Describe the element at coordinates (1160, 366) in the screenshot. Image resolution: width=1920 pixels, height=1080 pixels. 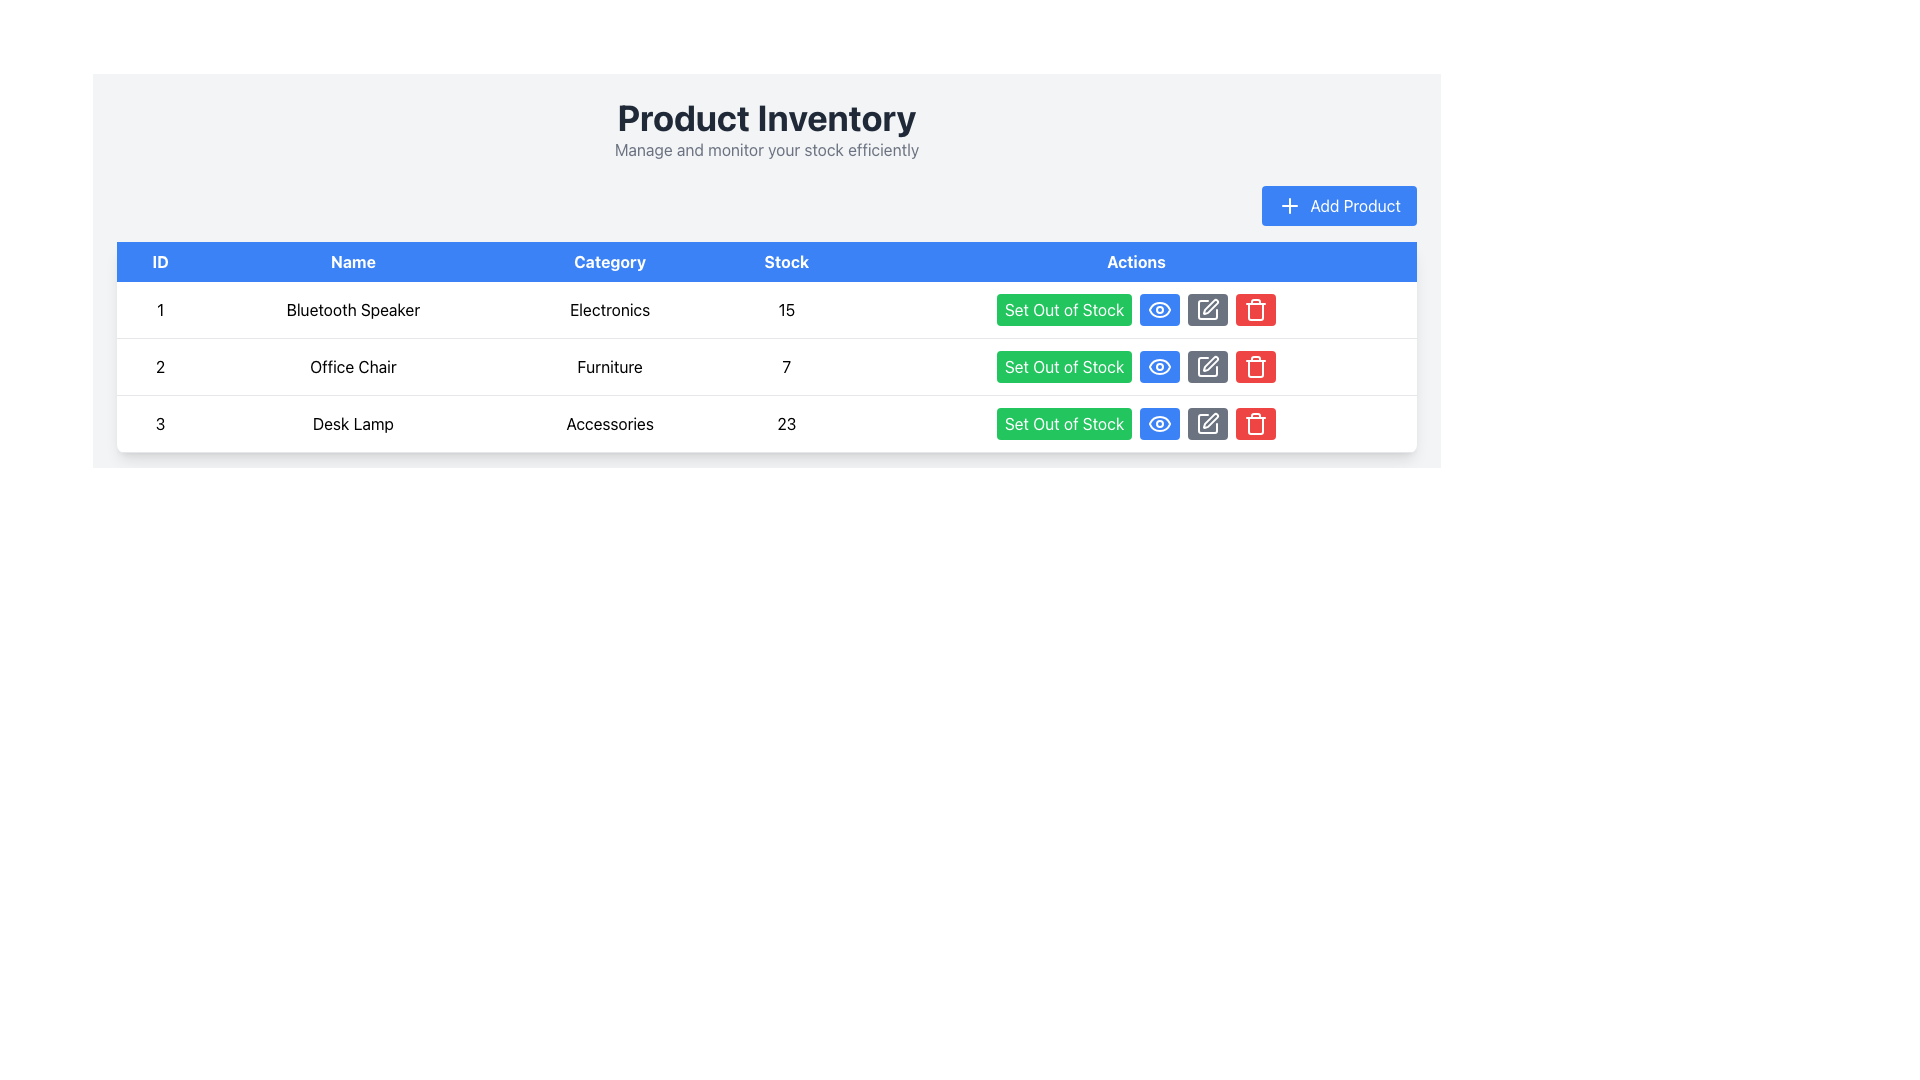
I see `the eye icon button` at that location.